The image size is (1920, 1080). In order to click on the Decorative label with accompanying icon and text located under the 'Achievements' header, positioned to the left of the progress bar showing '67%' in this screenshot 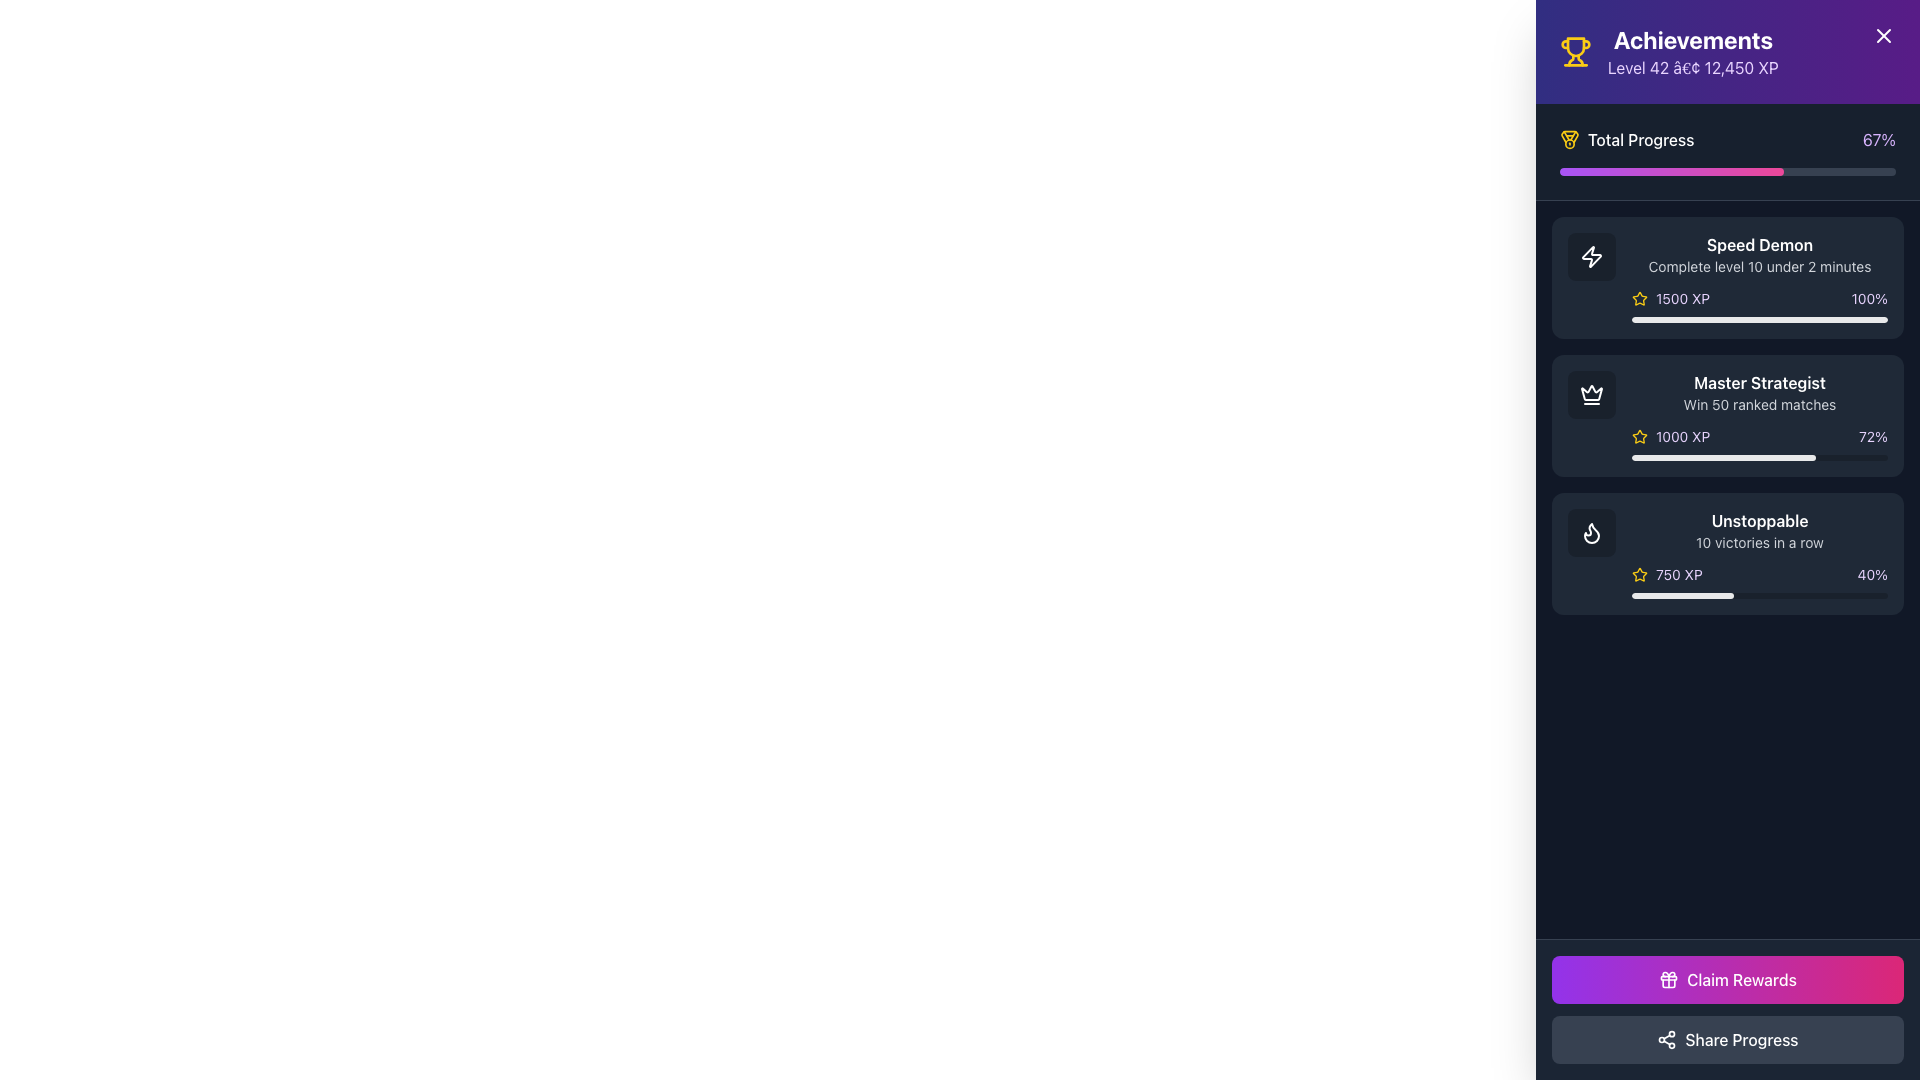, I will do `click(1627, 138)`.